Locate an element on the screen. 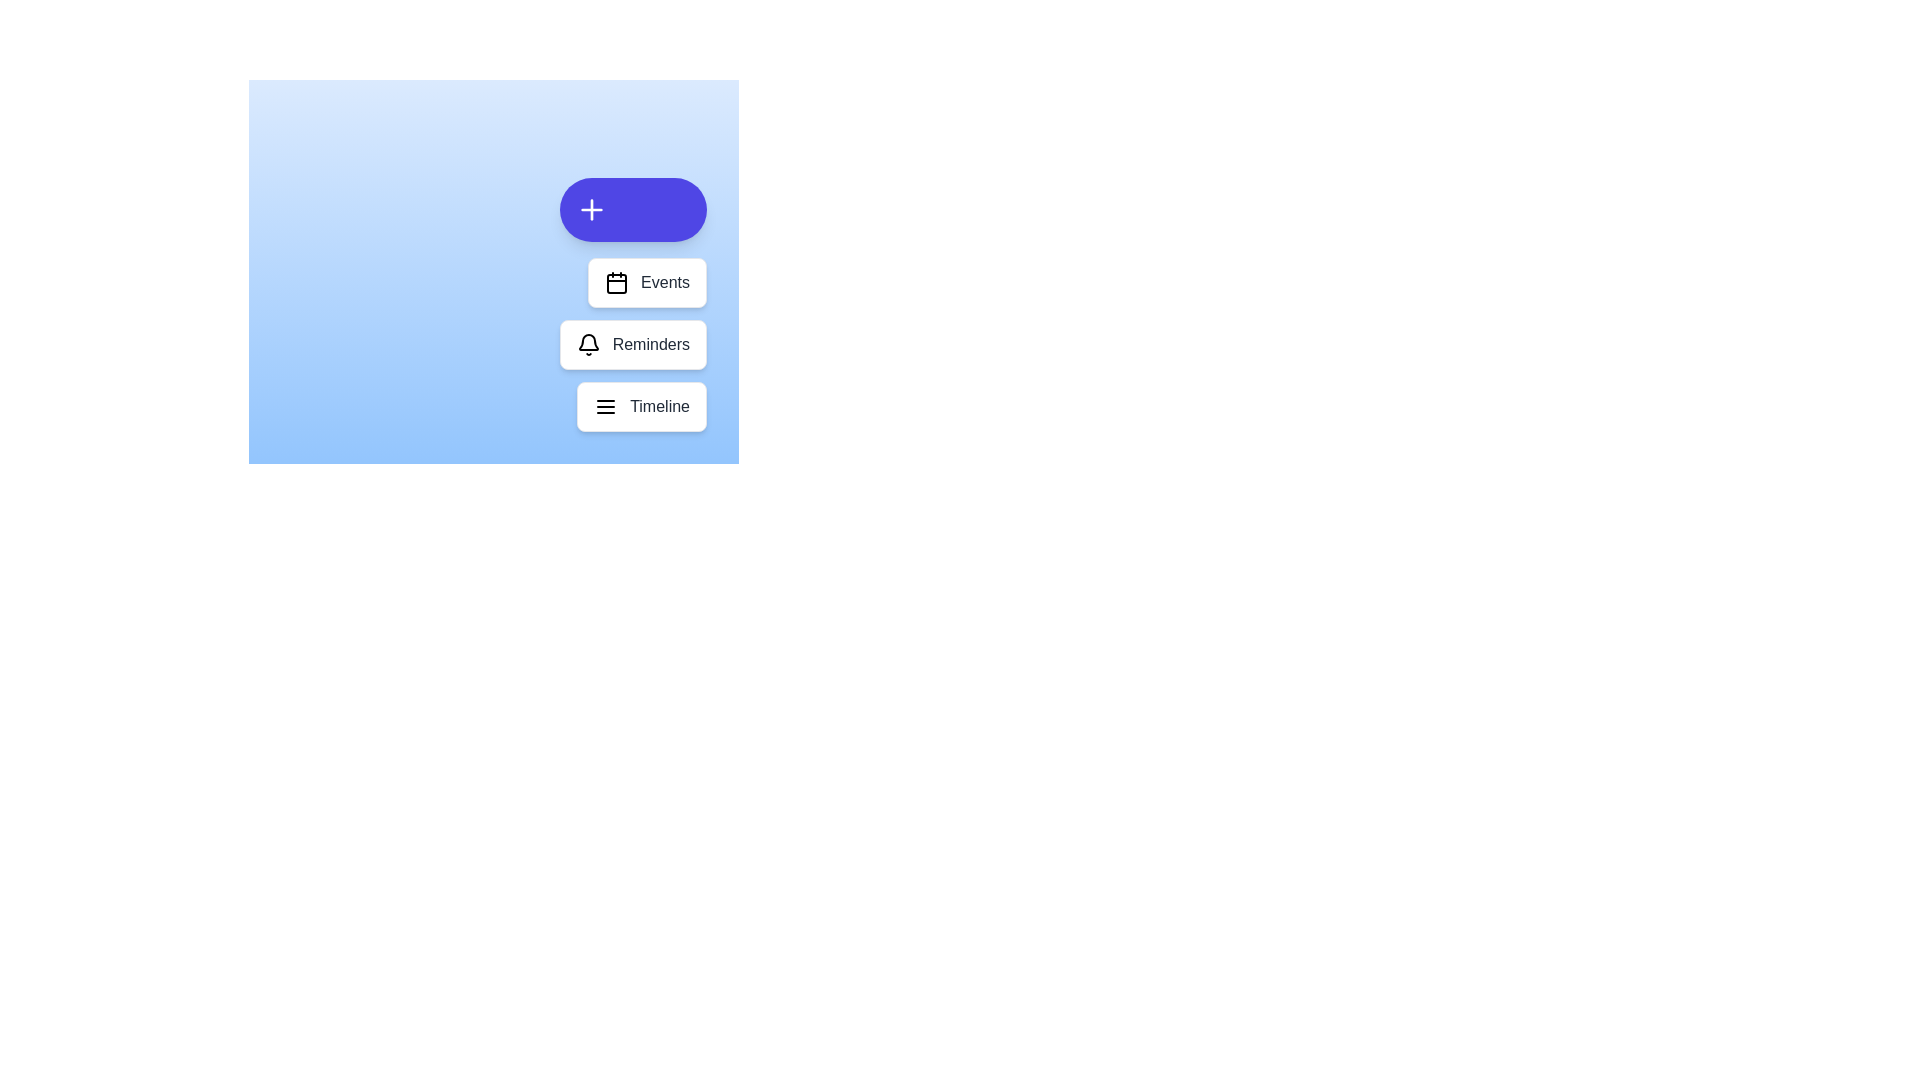 The width and height of the screenshot is (1920, 1080). floating action button to toggle the menu is located at coordinates (632, 209).